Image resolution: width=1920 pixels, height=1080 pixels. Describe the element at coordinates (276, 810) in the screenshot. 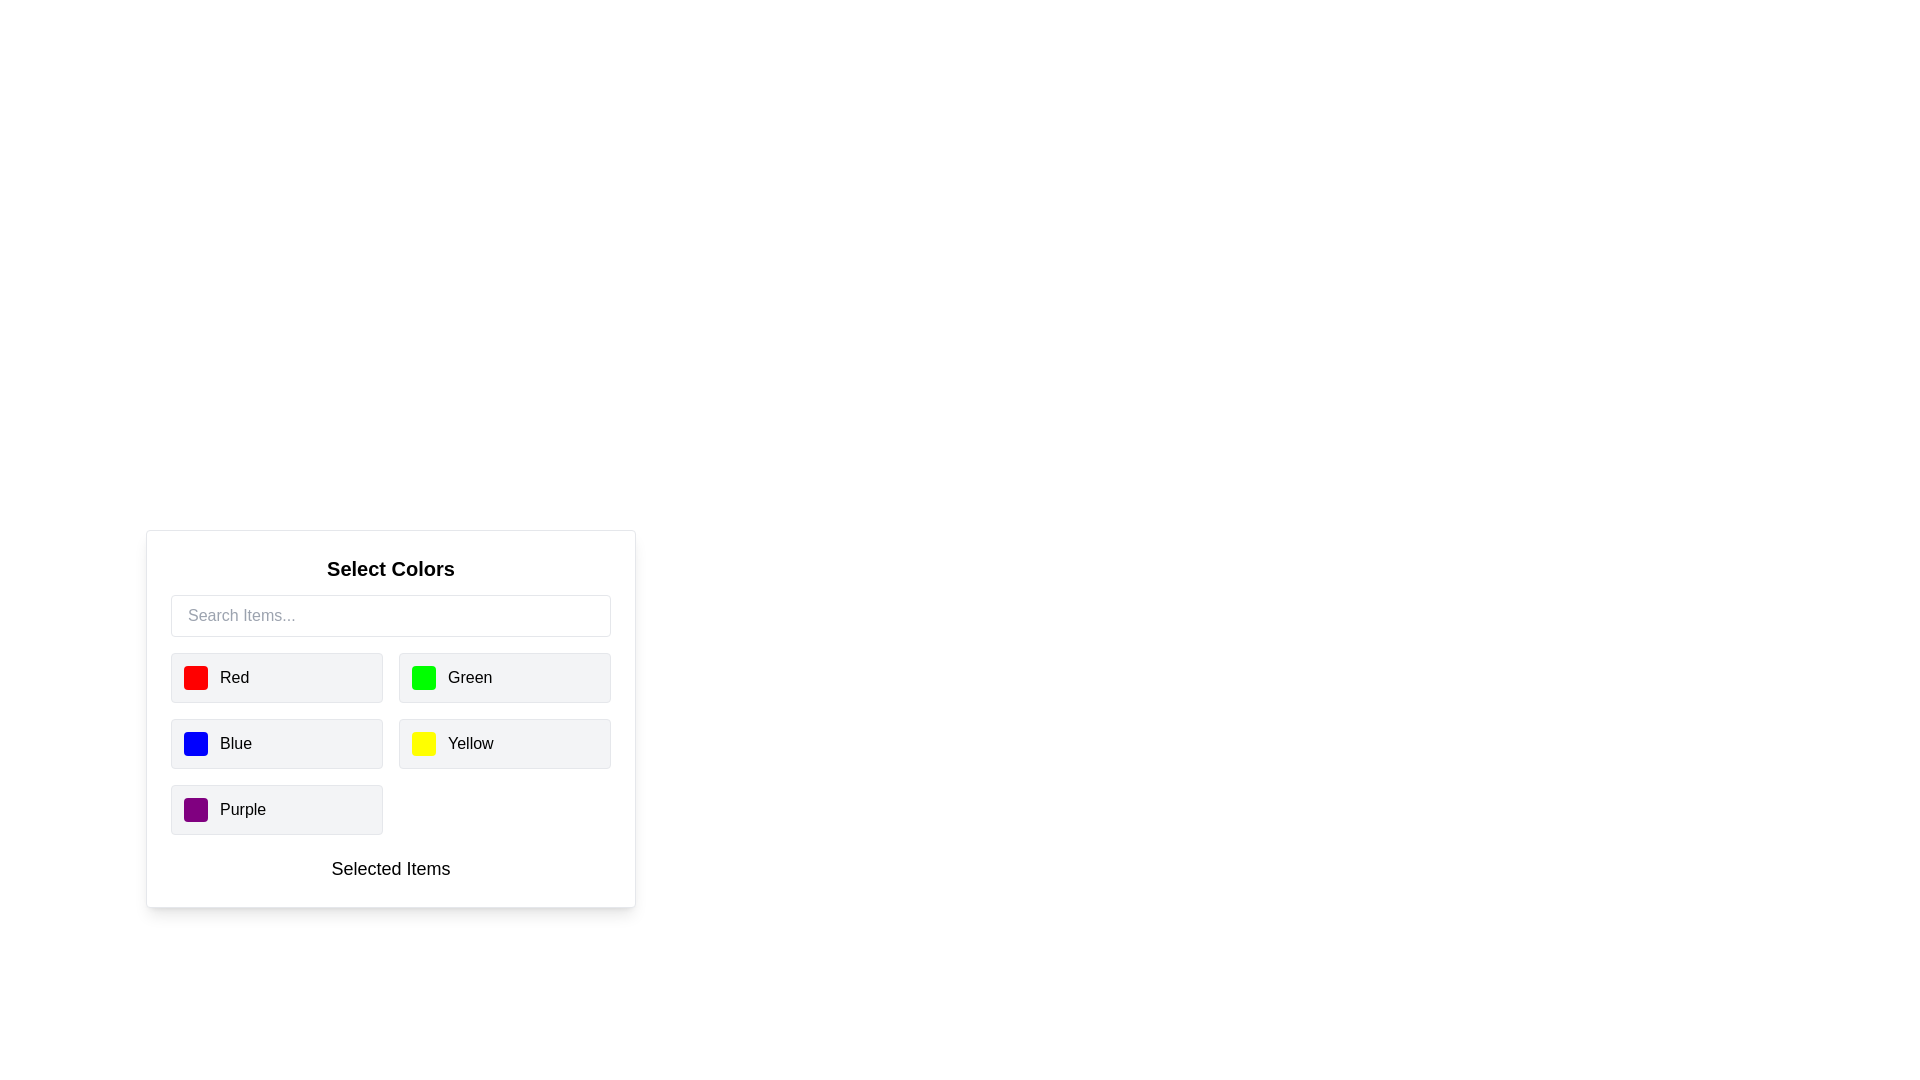

I see `the selectable list item that represents the color purple` at that location.